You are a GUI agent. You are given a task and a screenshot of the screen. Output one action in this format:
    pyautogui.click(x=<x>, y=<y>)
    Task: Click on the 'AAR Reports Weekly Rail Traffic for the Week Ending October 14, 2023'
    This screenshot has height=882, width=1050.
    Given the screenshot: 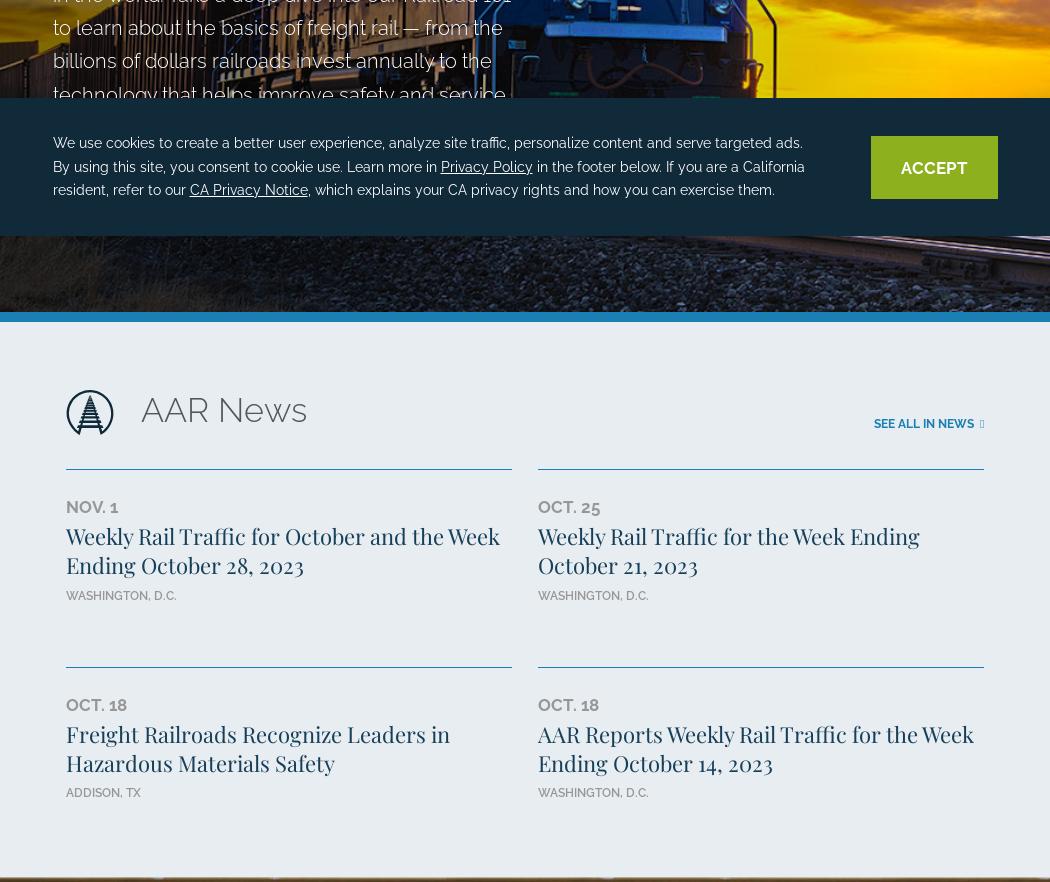 What is the action you would take?
    pyautogui.click(x=754, y=747)
    